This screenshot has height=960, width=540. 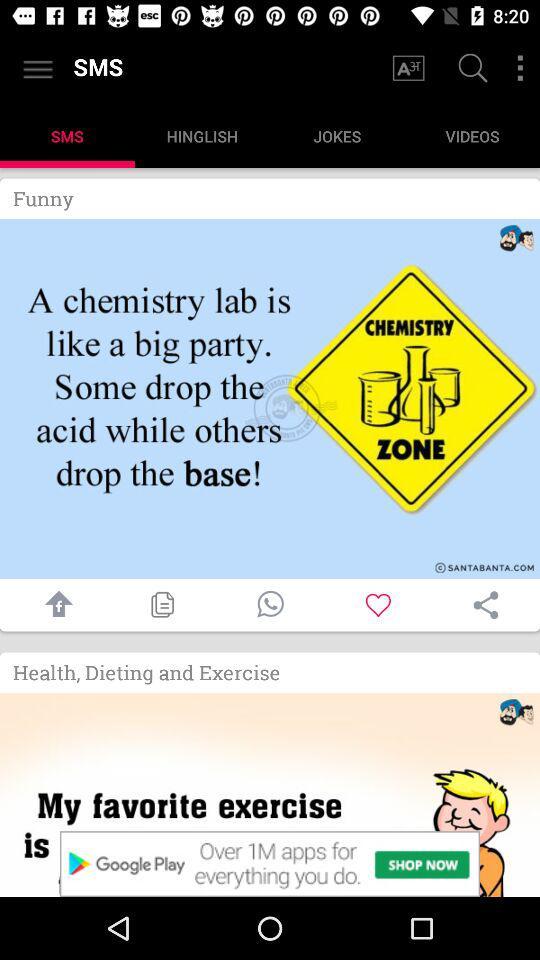 What do you see at coordinates (520, 68) in the screenshot?
I see `menu dropdown` at bounding box center [520, 68].